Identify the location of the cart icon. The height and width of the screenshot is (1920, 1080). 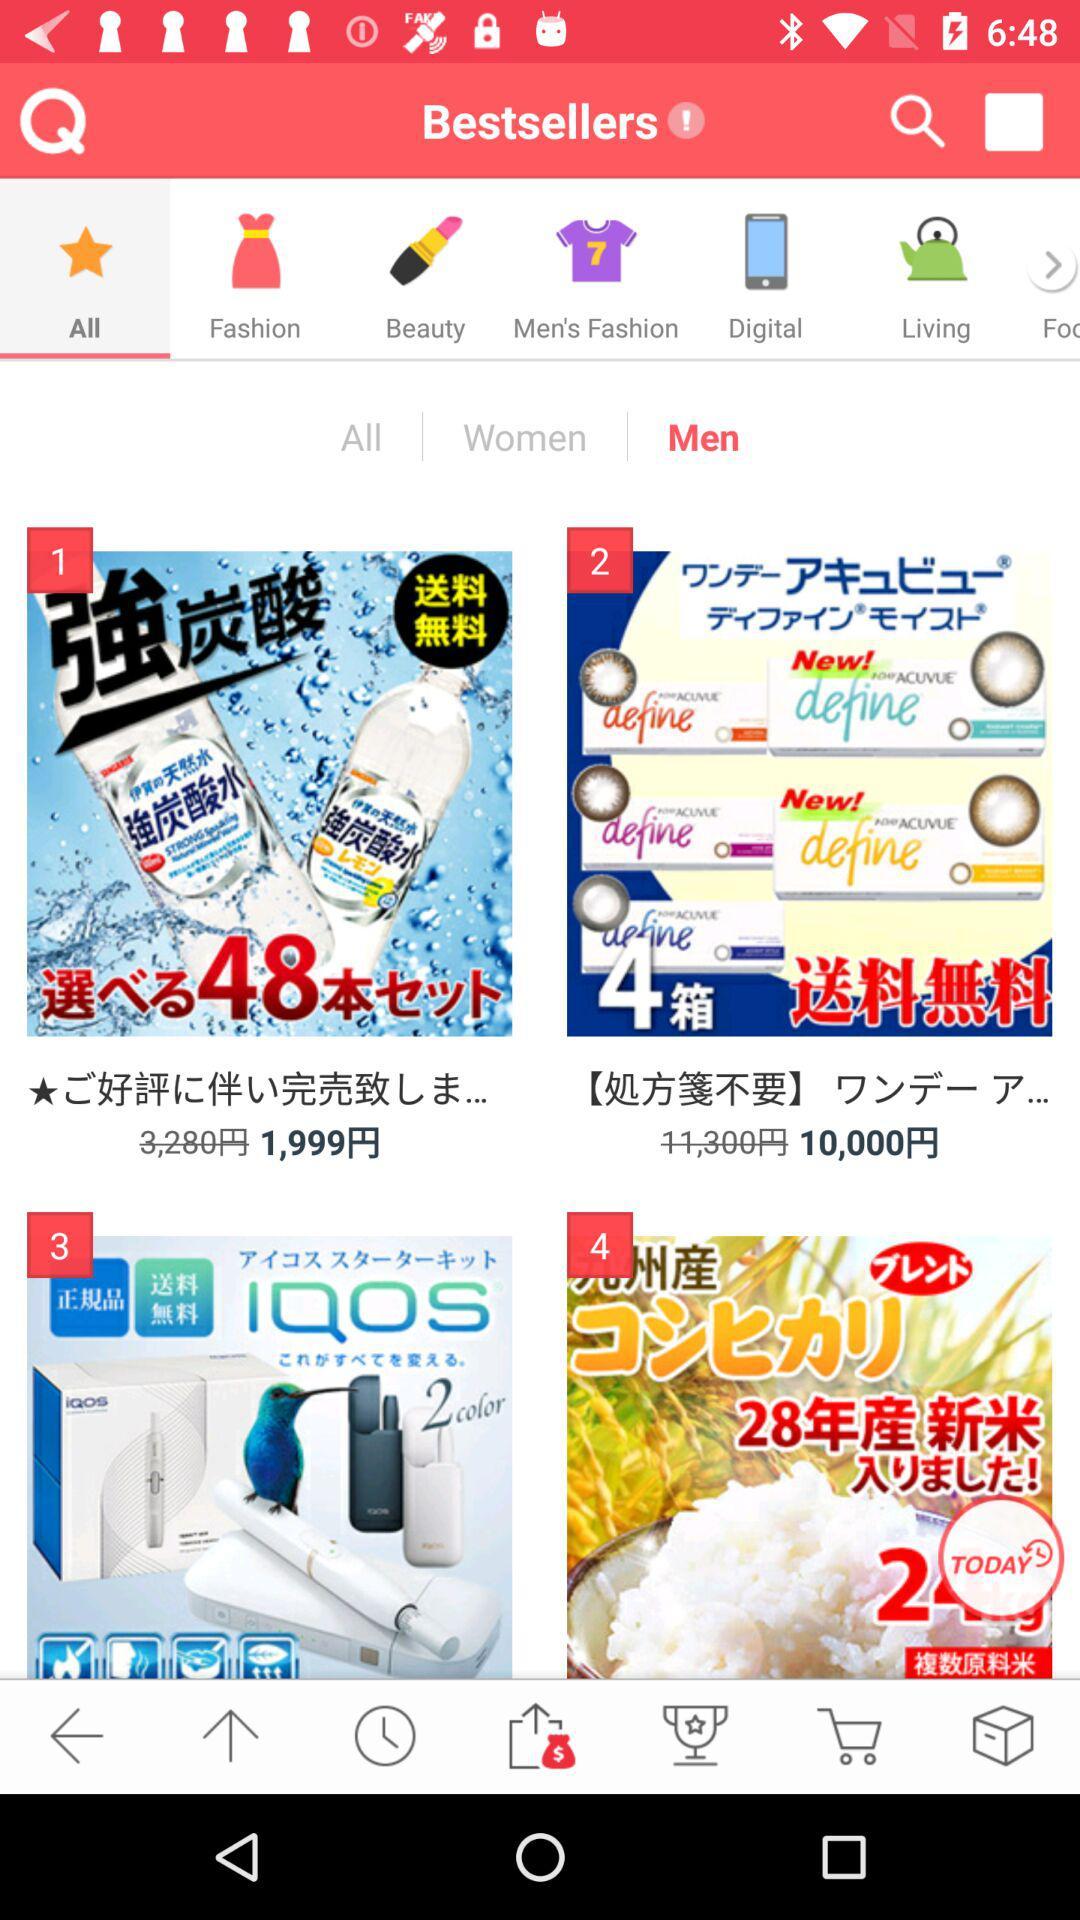
(848, 1734).